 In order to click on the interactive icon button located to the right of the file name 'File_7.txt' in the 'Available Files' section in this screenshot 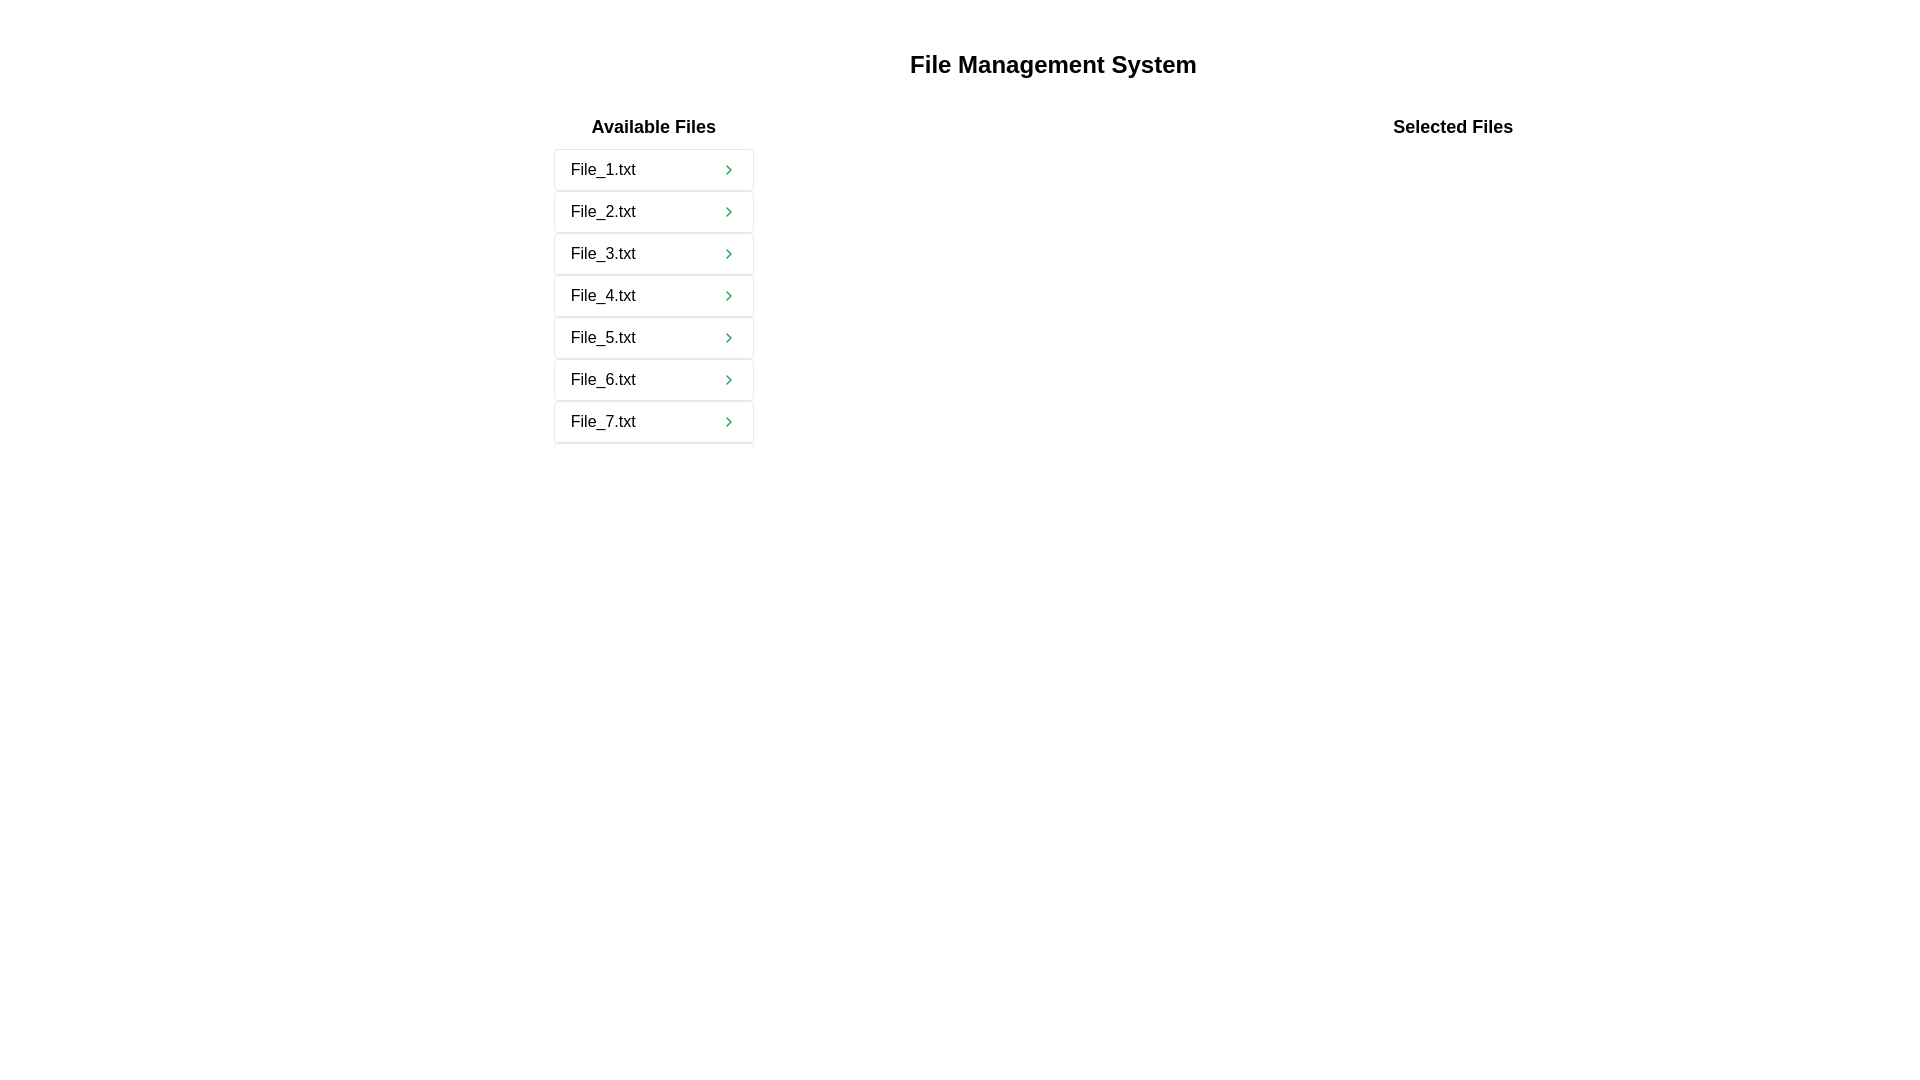, I will do `click(727, 420)`.